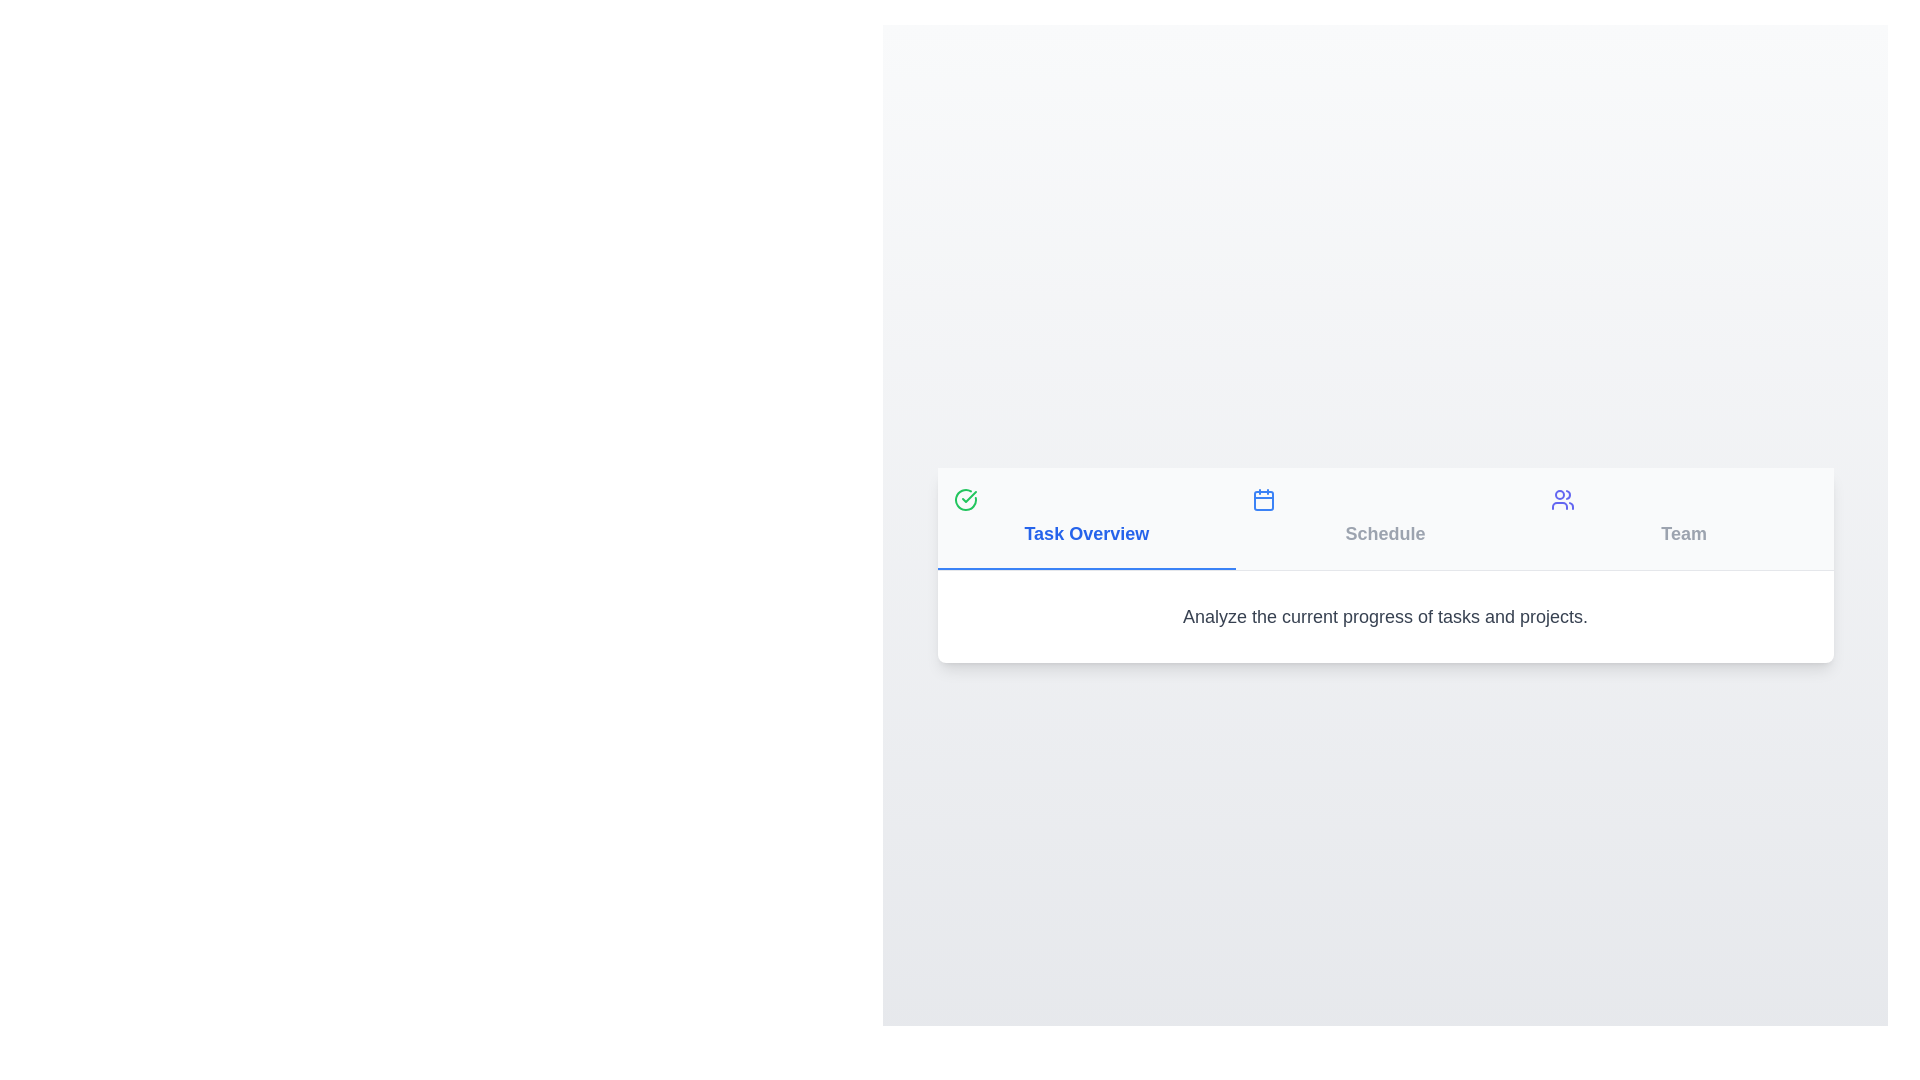 The width and height of the screenshot is (1920, 1080). What do you see at coordinates (969, 601) in the screenshot?
I see `the text 'Analyze the current progress of tasks and projects.' and copy it to the clipboard` at bounding box center [969, 601].